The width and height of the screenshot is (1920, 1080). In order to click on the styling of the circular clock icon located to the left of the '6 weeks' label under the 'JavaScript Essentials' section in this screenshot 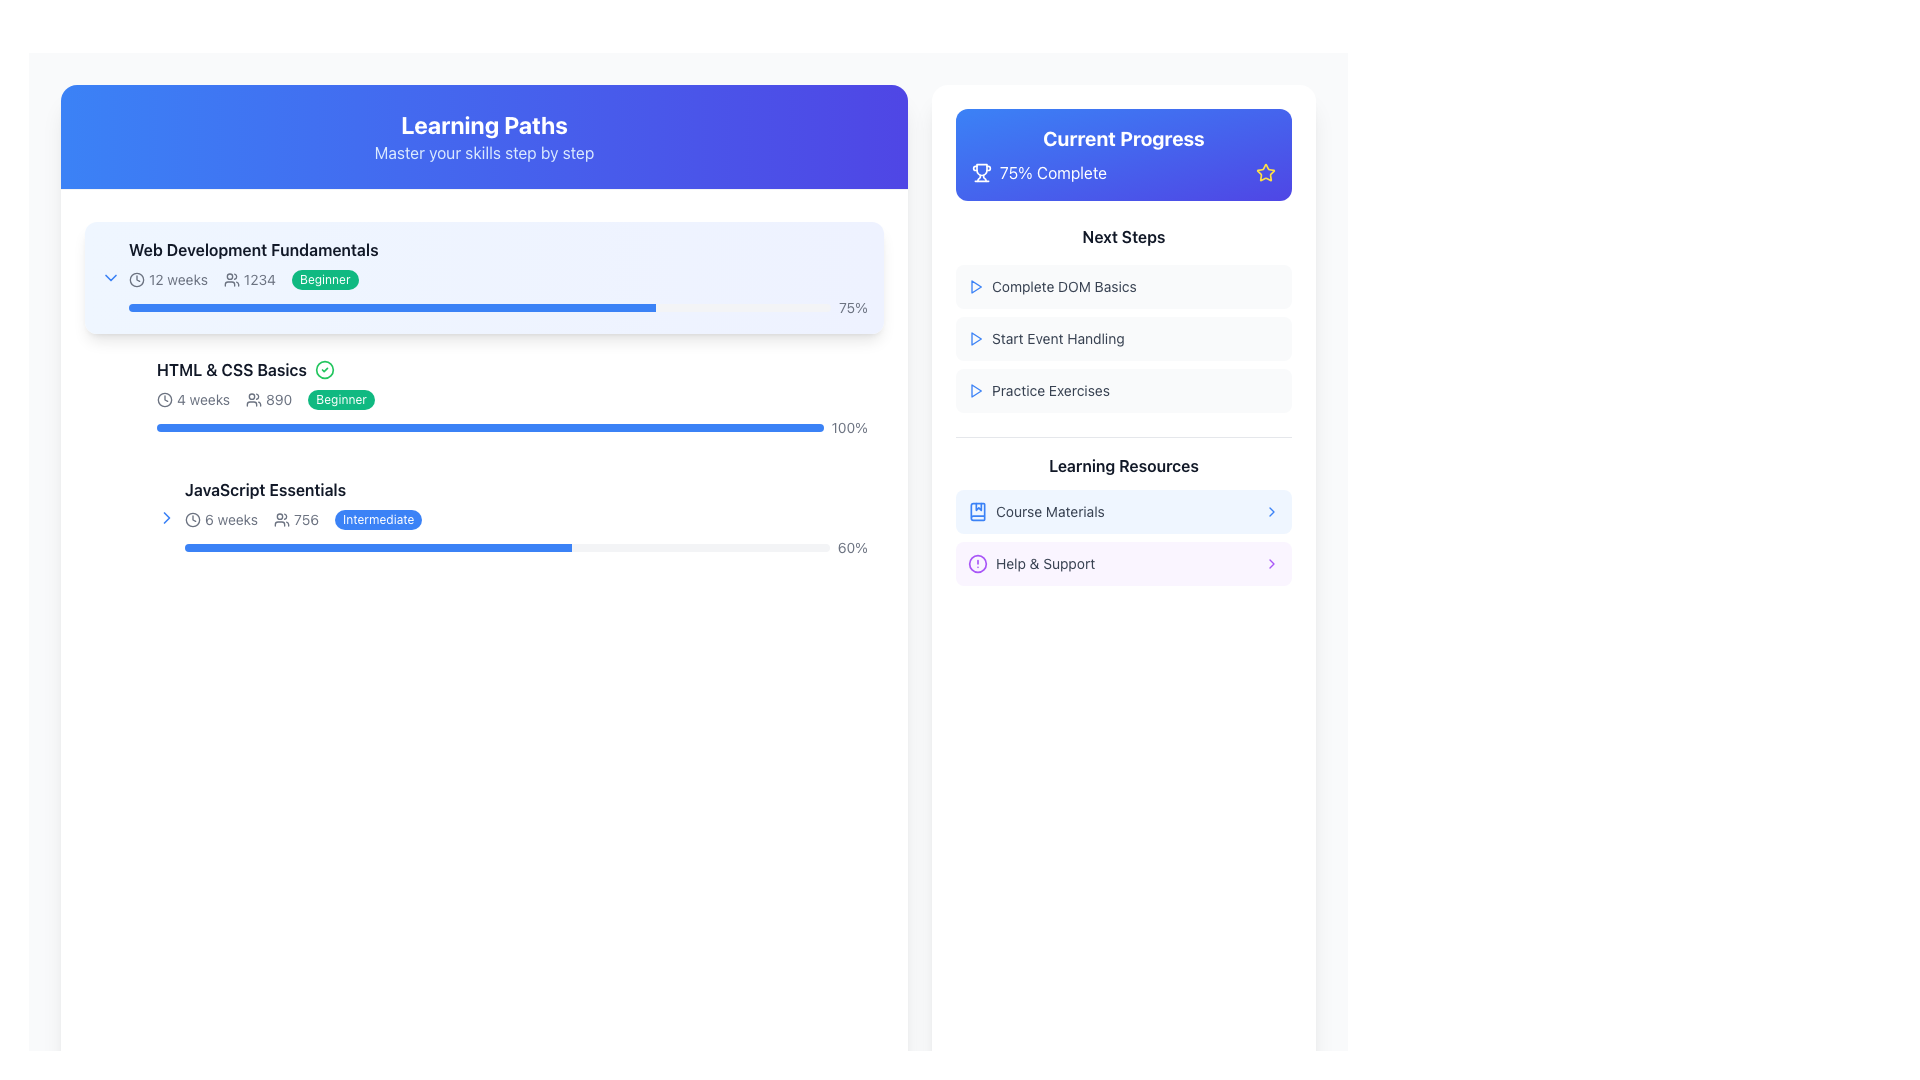, I will do `click(192, 519)`.